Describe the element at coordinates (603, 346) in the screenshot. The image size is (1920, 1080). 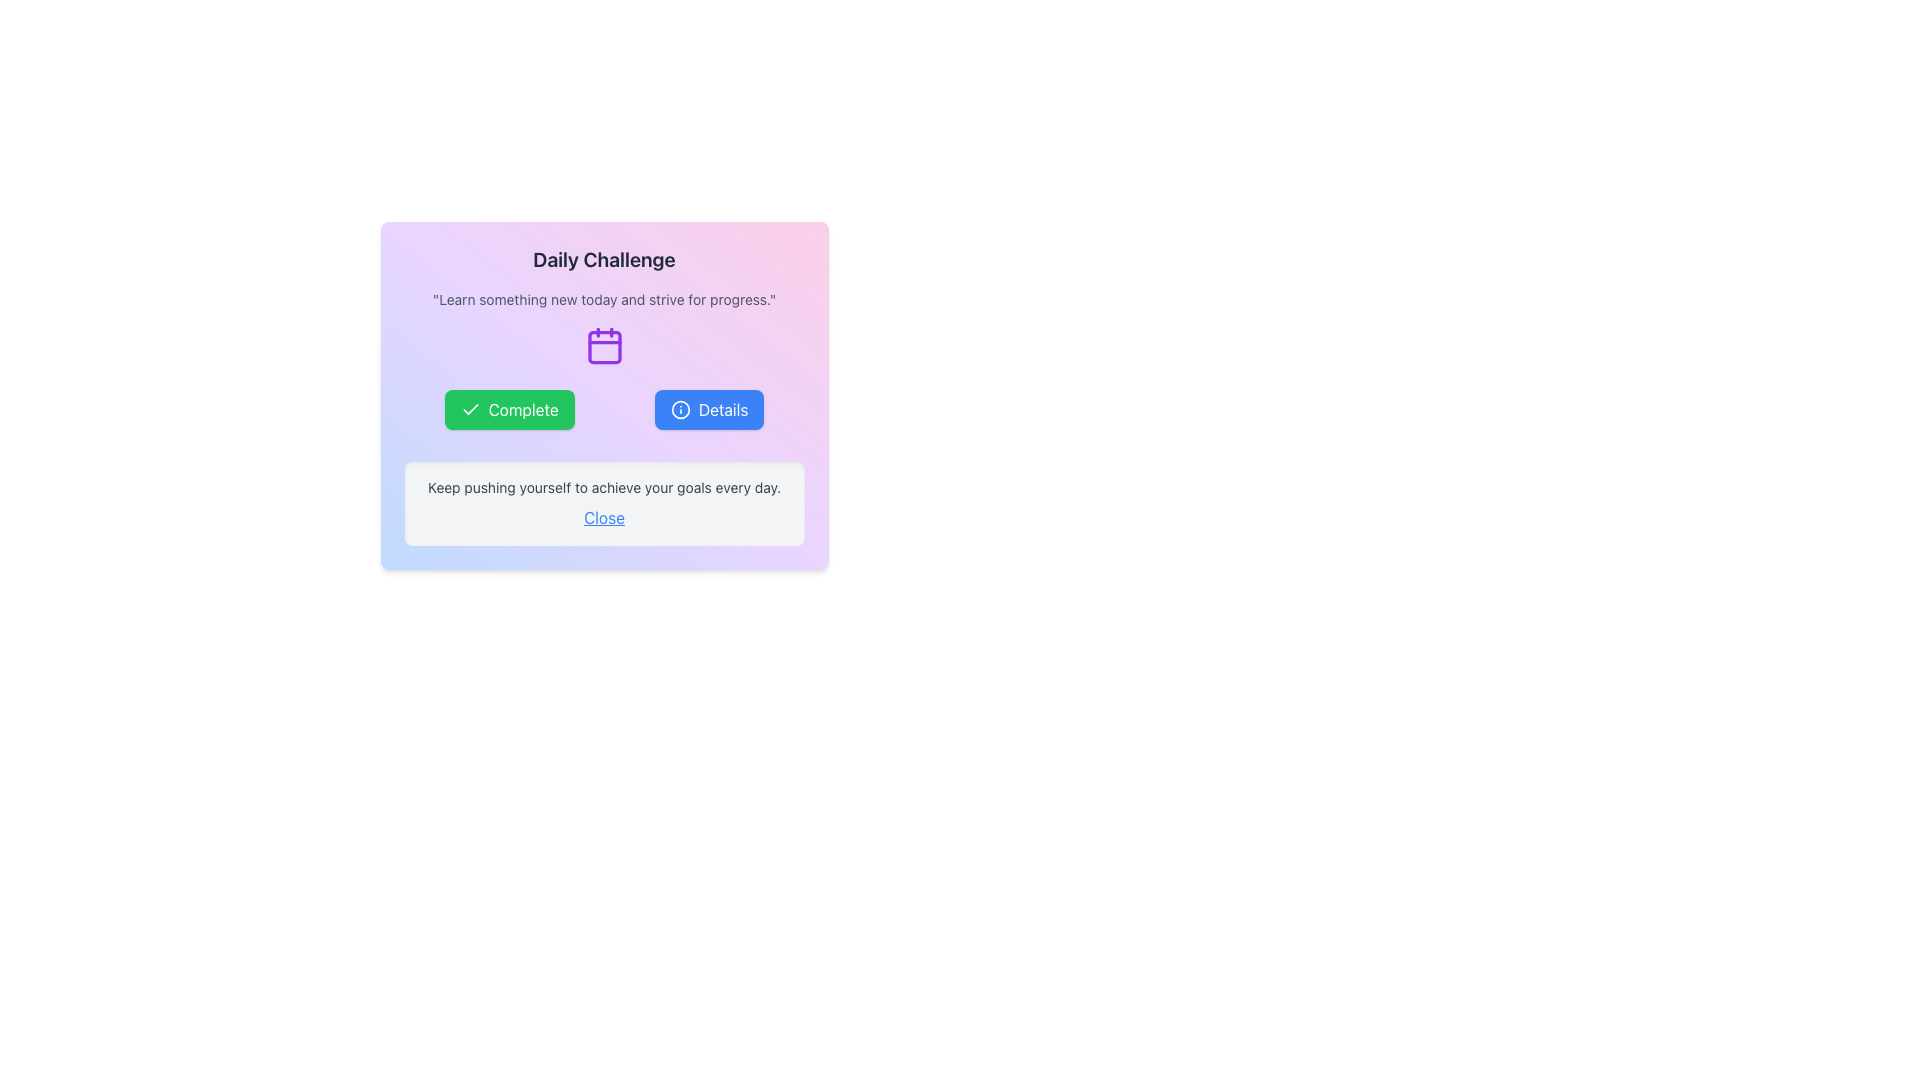
I see `the rounded rectangular area inside the purple calendar icon, which serves as the main body of the calendar graphic` at that location.